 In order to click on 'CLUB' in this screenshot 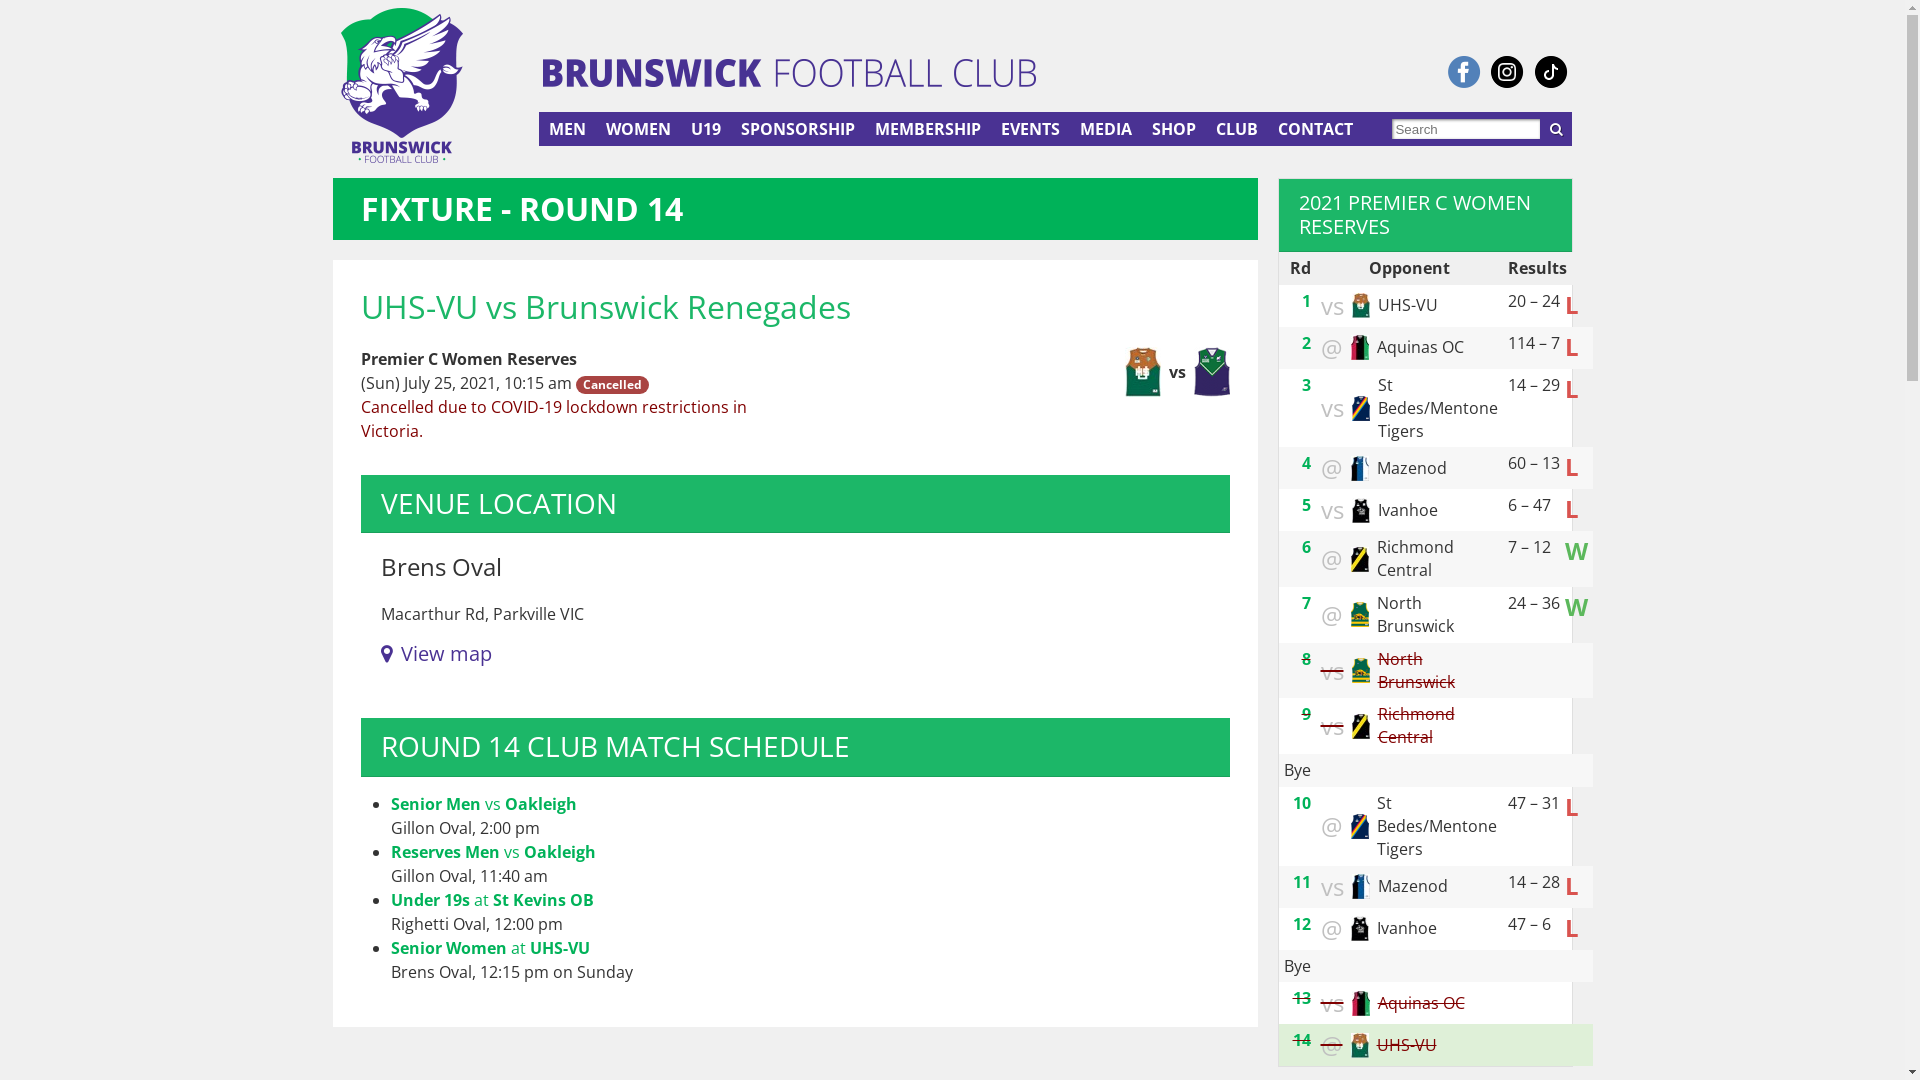, I will do `click(1236, 128)`.